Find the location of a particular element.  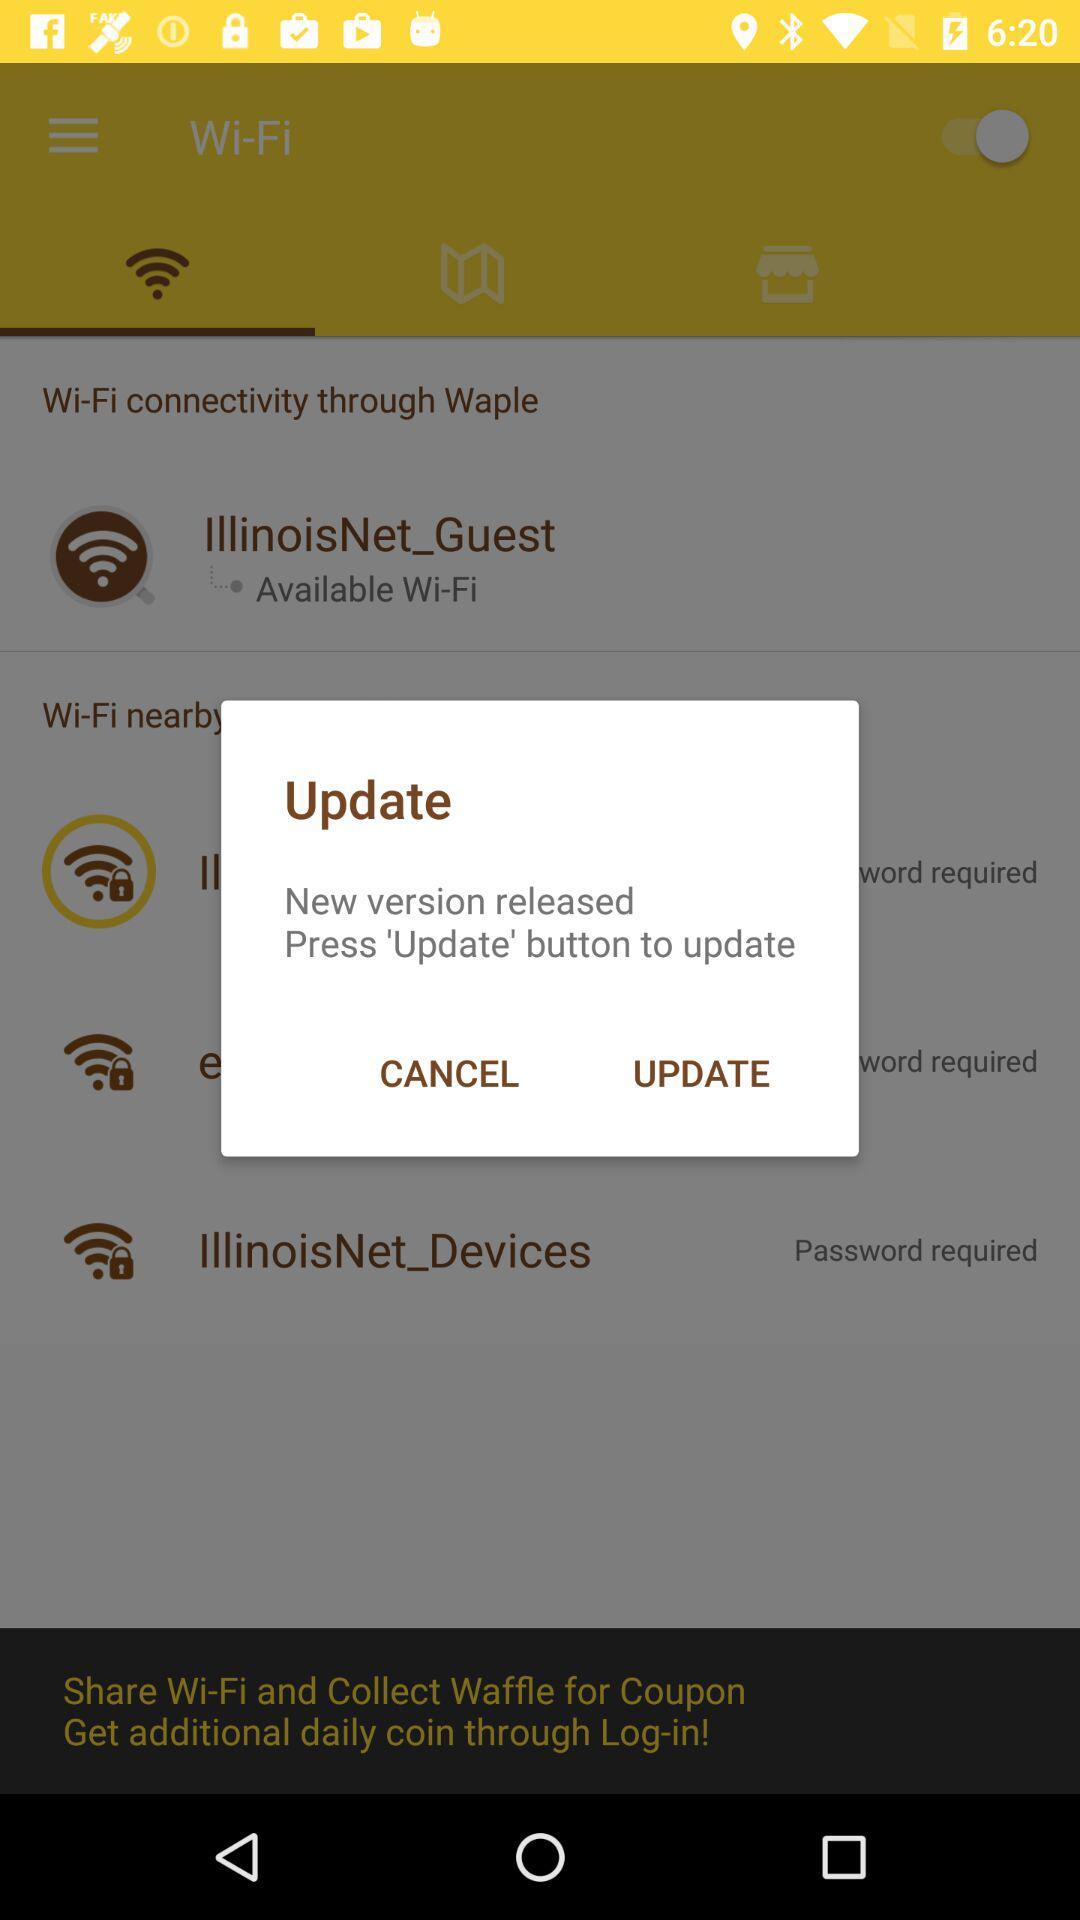

cancel item is located at coordinates (448, 1071).